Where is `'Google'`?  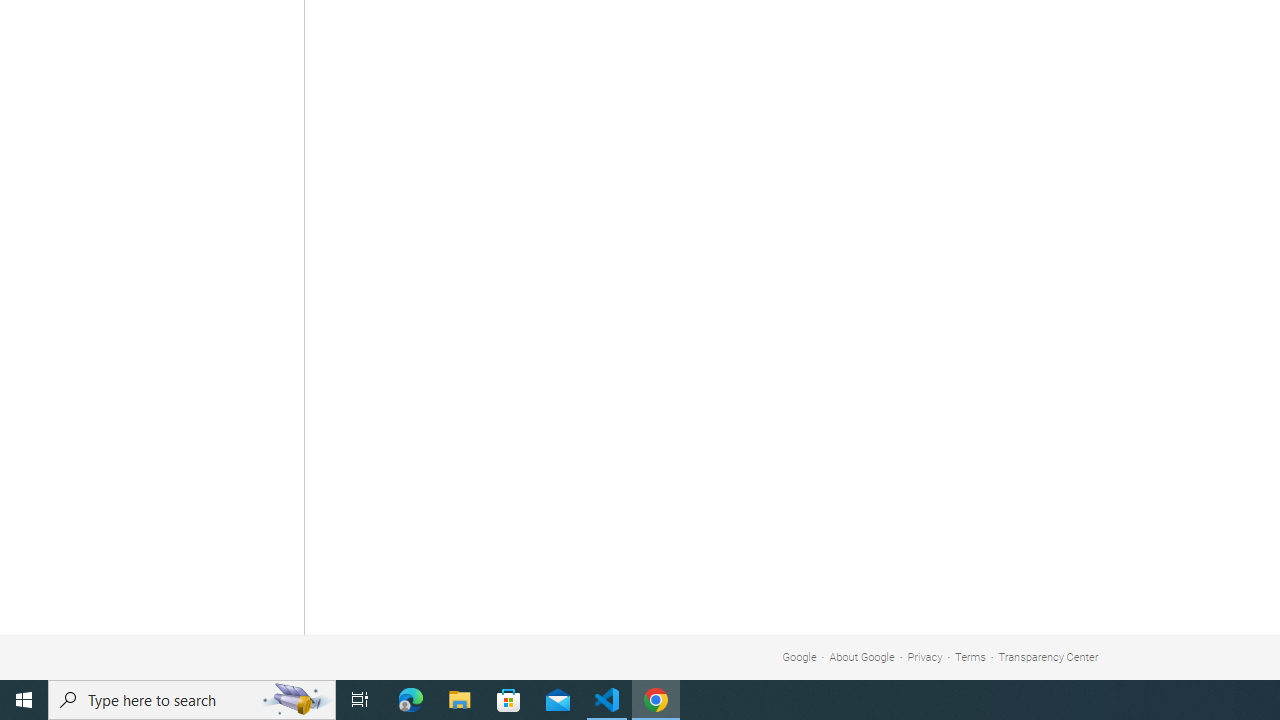 'Google' is located at coordinates (798, 657).